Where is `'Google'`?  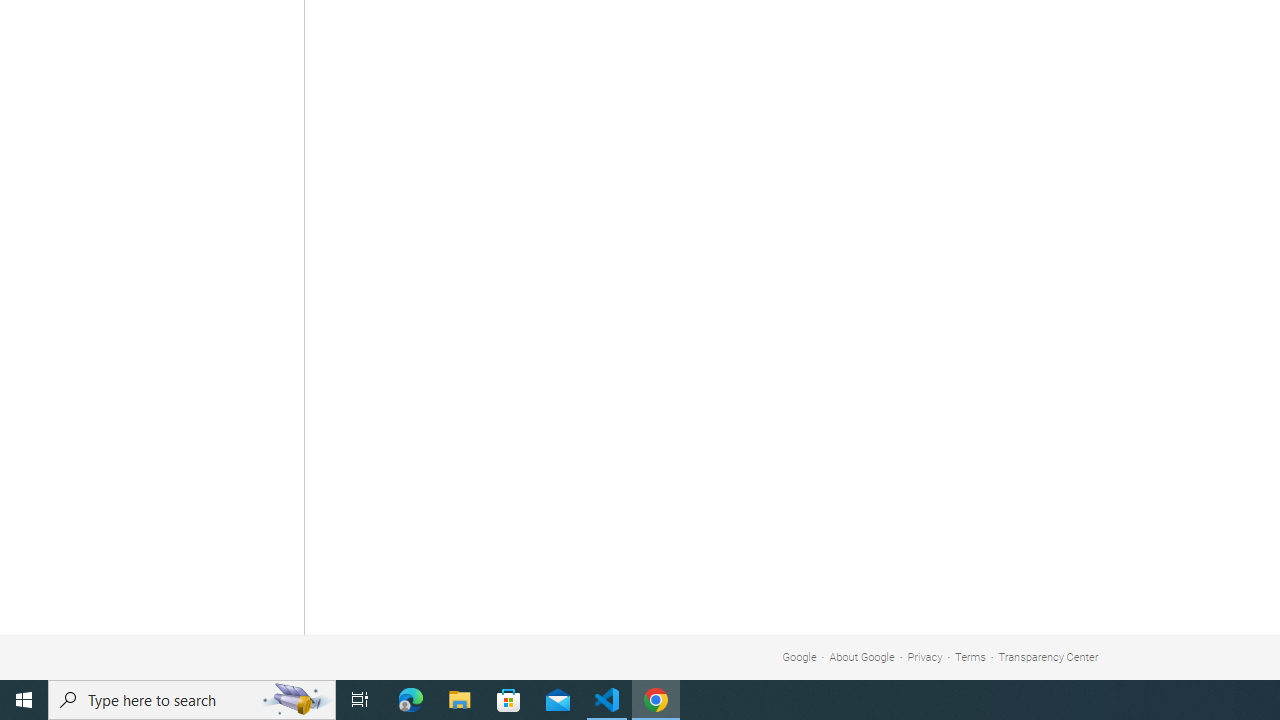 'Google' is located at coordinates (798, 657).